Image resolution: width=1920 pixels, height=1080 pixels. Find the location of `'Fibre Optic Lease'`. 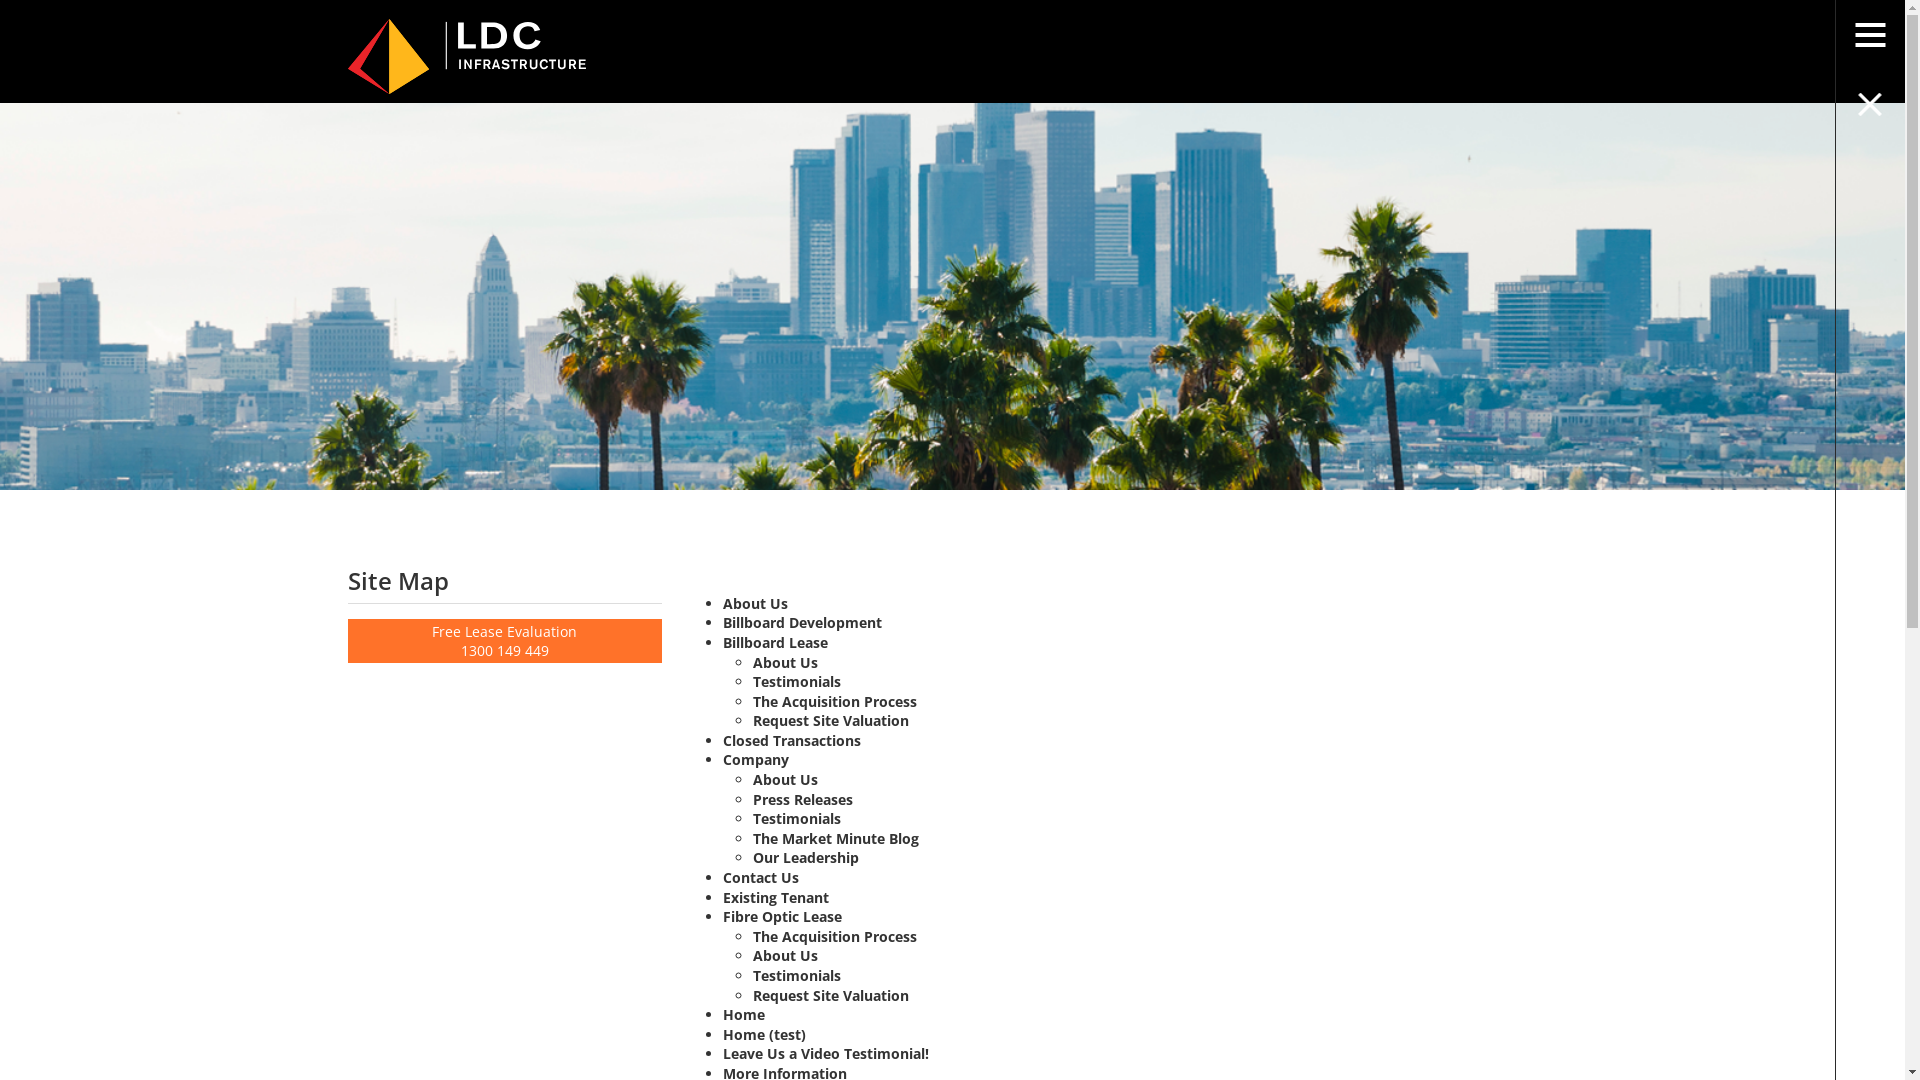

'Fibre Optic Lease' is located at coordinates (722, 916).